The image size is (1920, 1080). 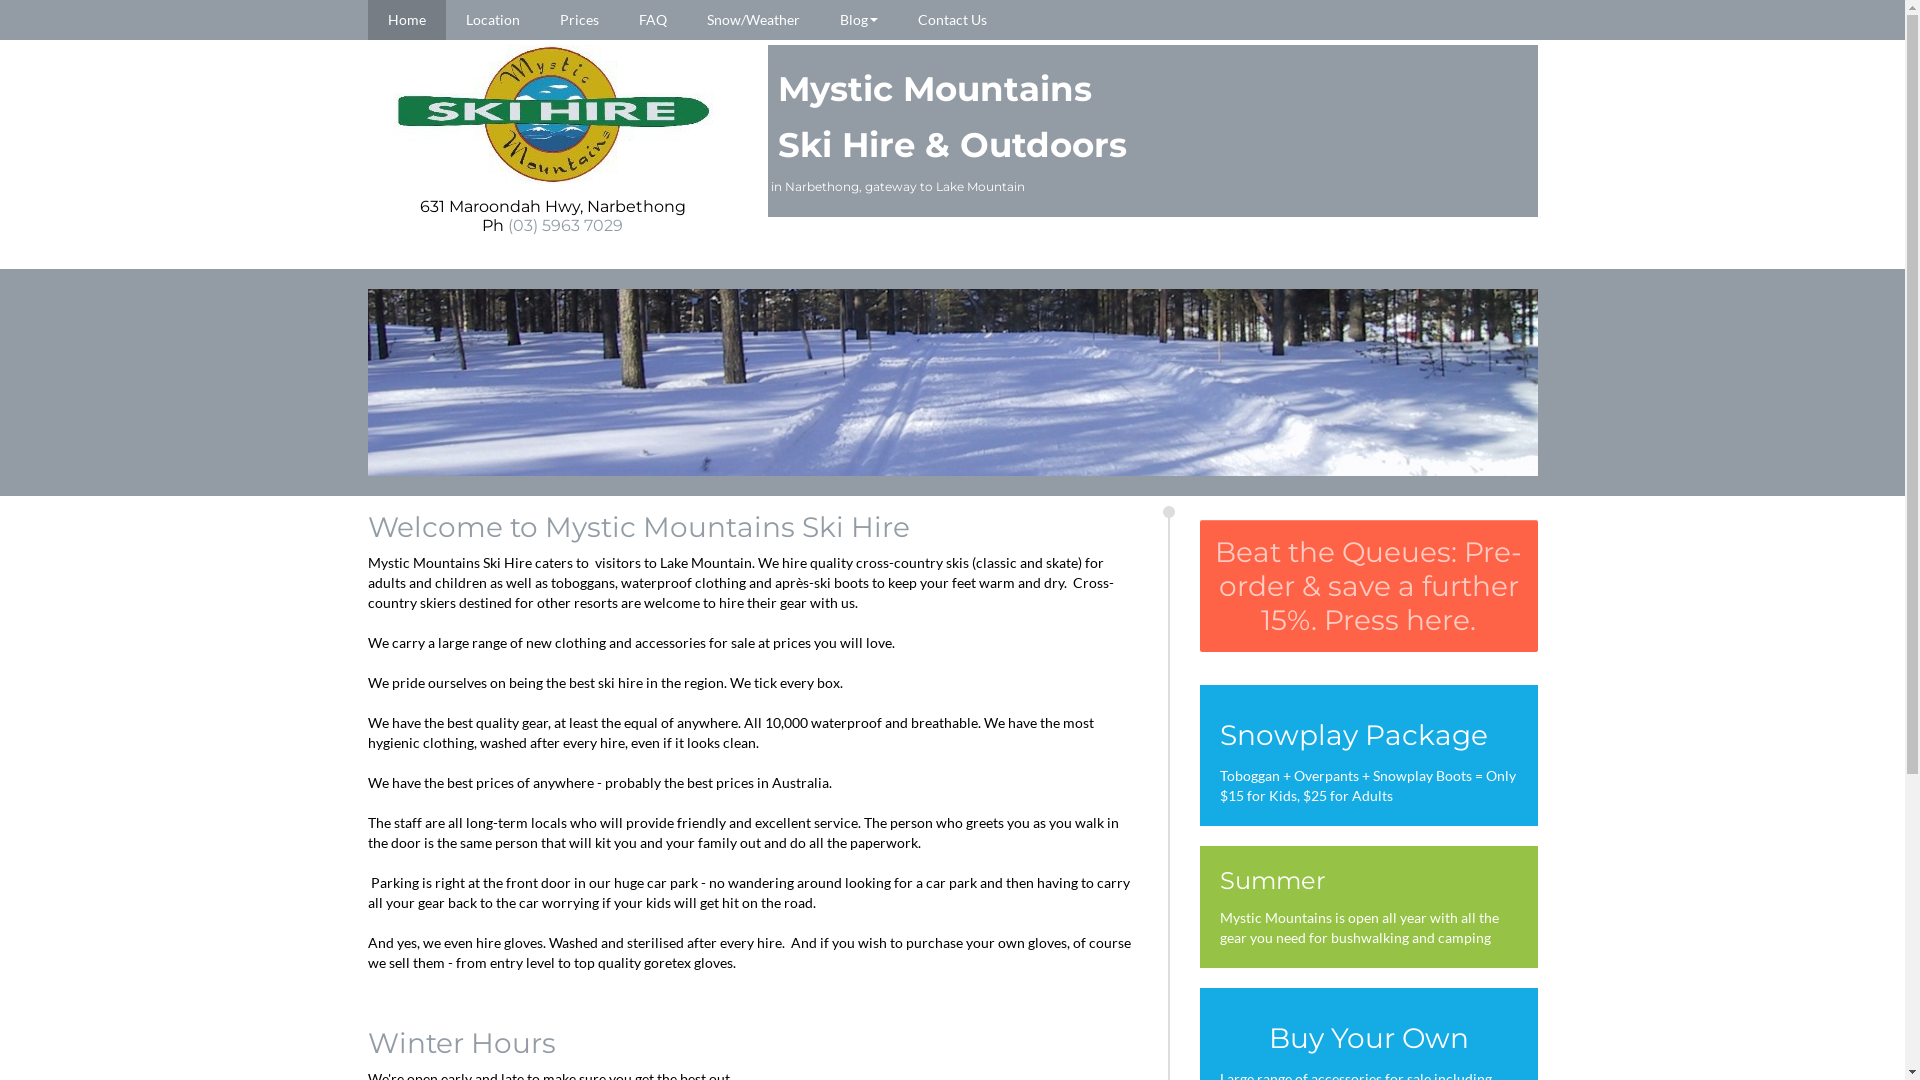 I want to click on 'Welcome to Mystic Mountains Ski Hire', so click(x=637, y=526).